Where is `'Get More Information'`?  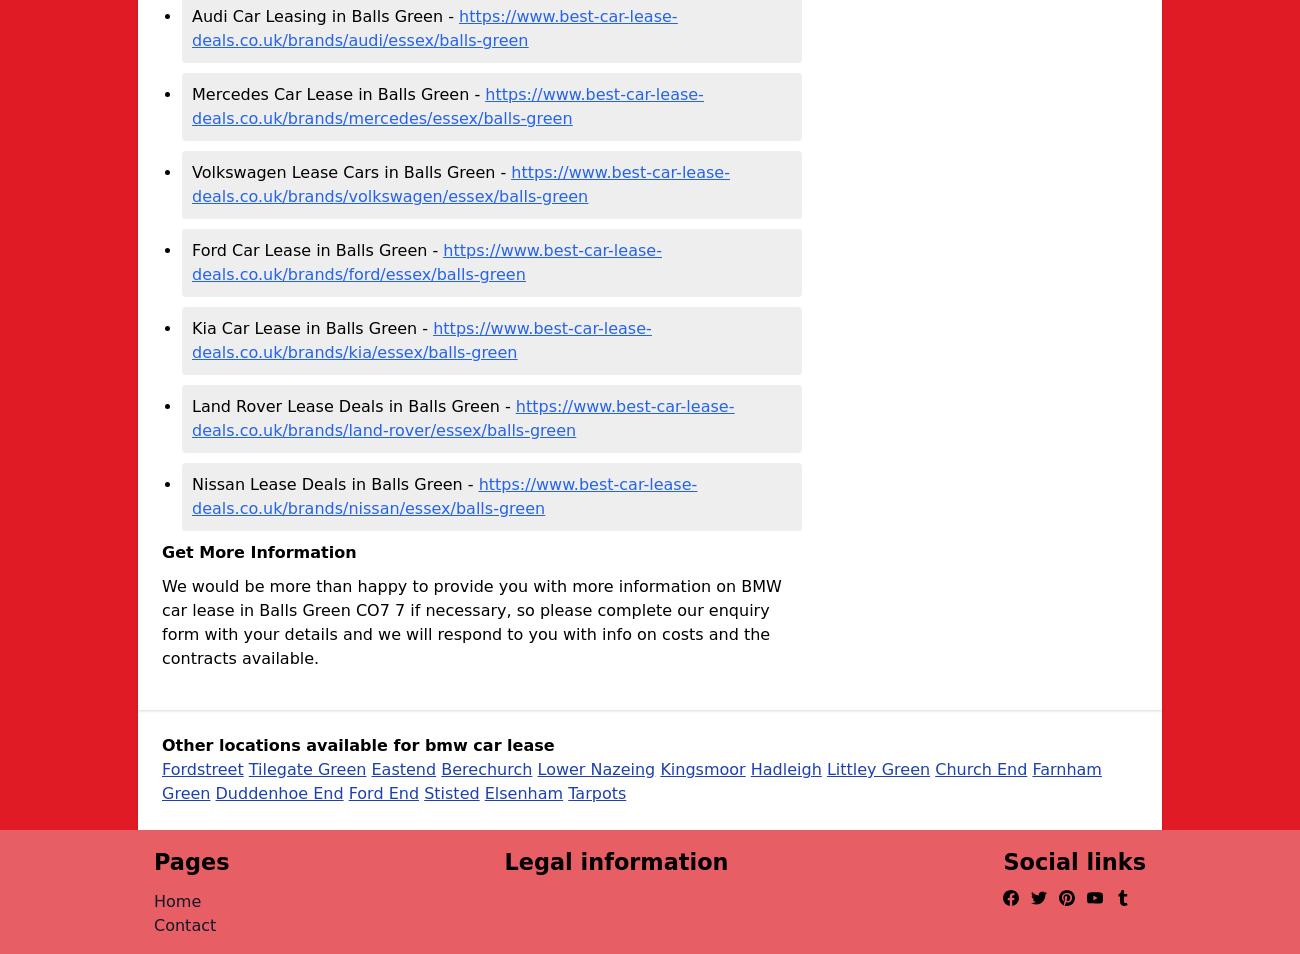
'Get More Information' is located at coordinates (257, 551).